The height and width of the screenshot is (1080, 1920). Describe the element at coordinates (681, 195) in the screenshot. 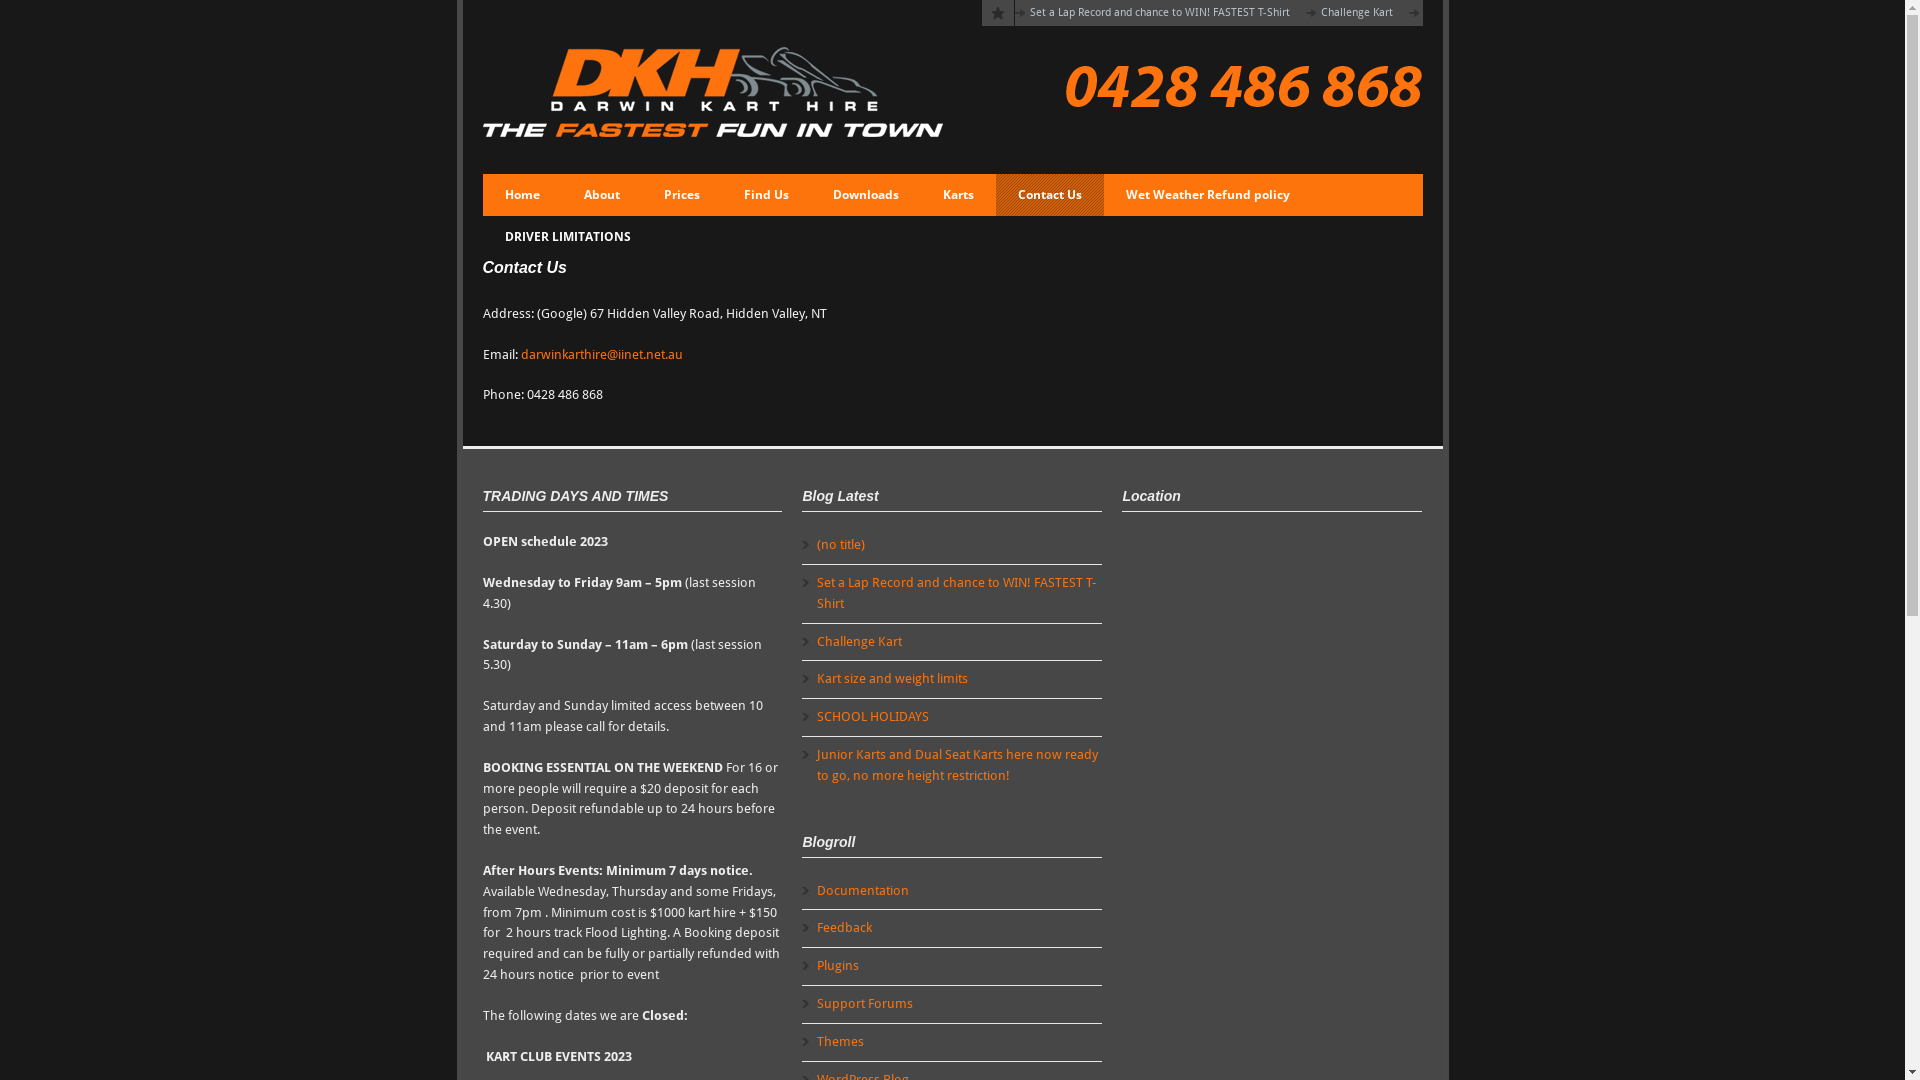

I see `'Prices'` at that location.